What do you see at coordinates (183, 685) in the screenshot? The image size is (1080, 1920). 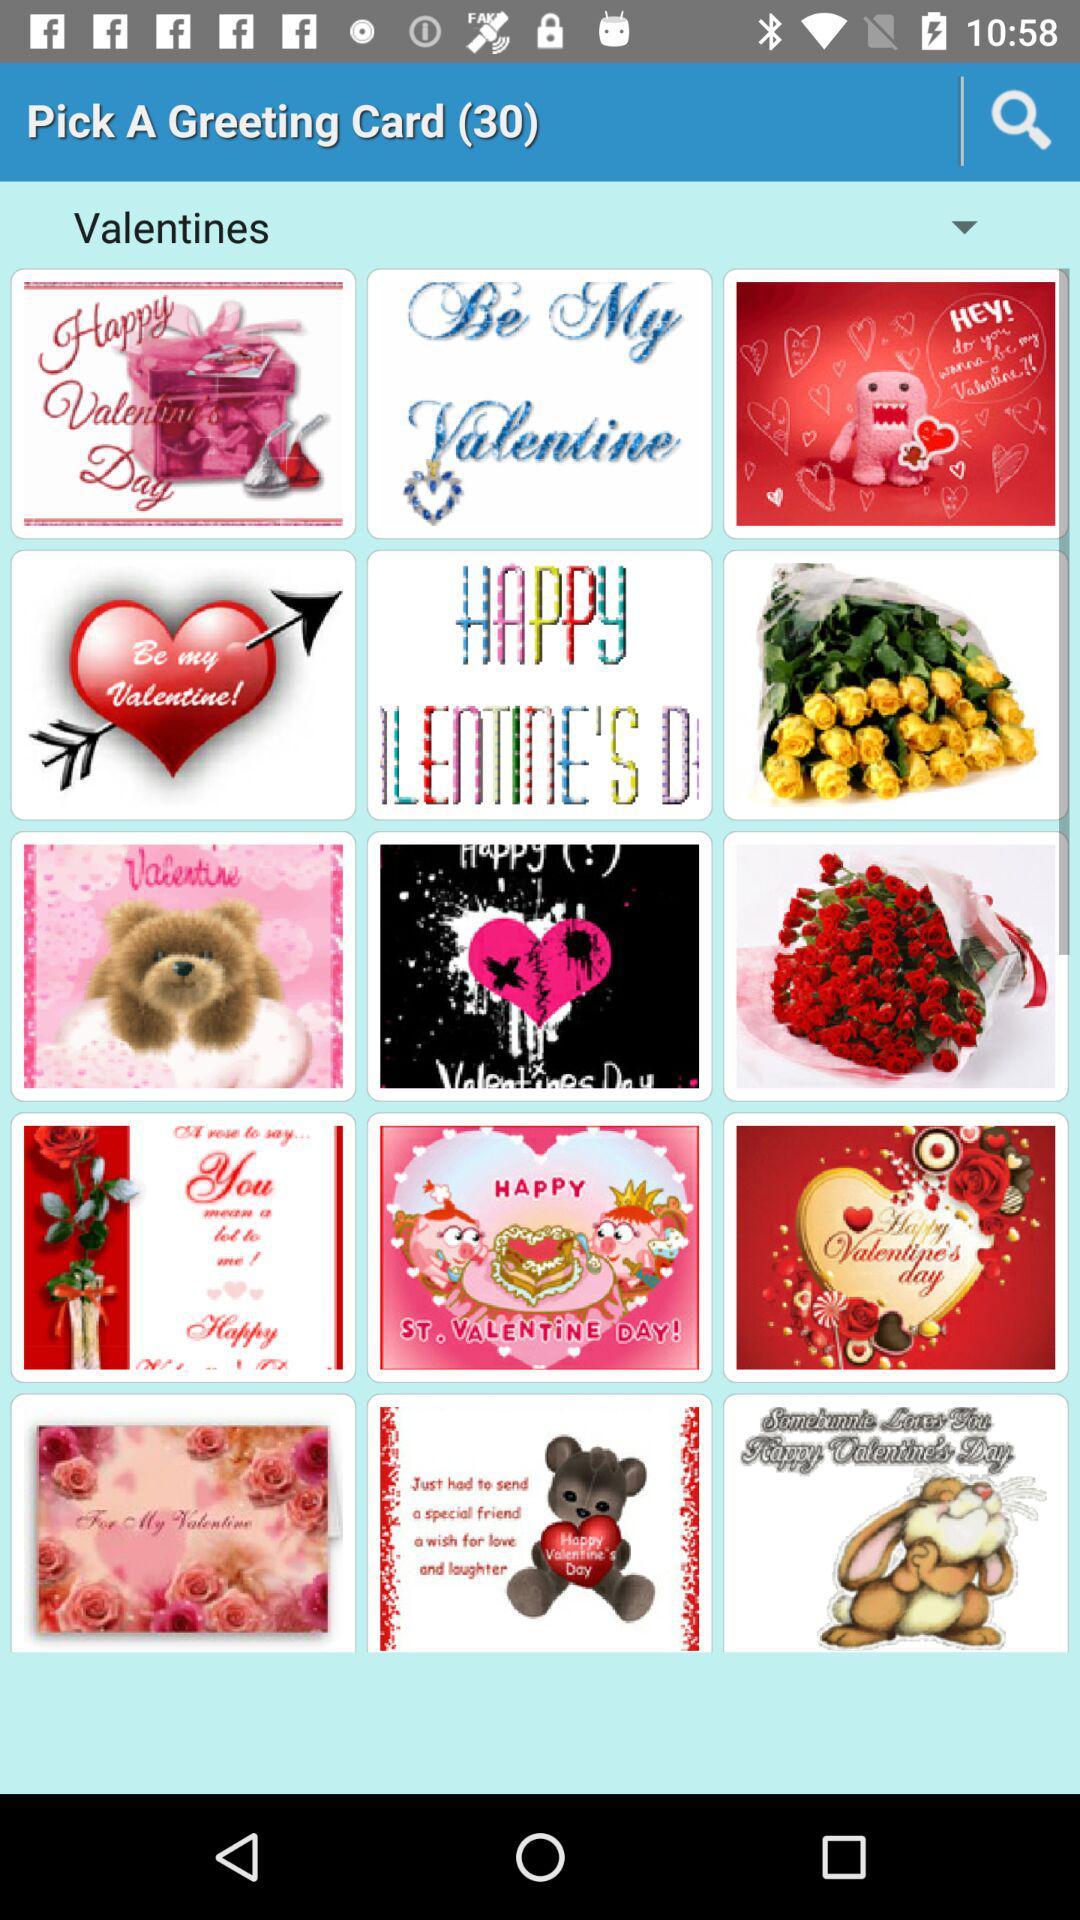 I see `heart image greeting card` at bounding box center [183, 685].